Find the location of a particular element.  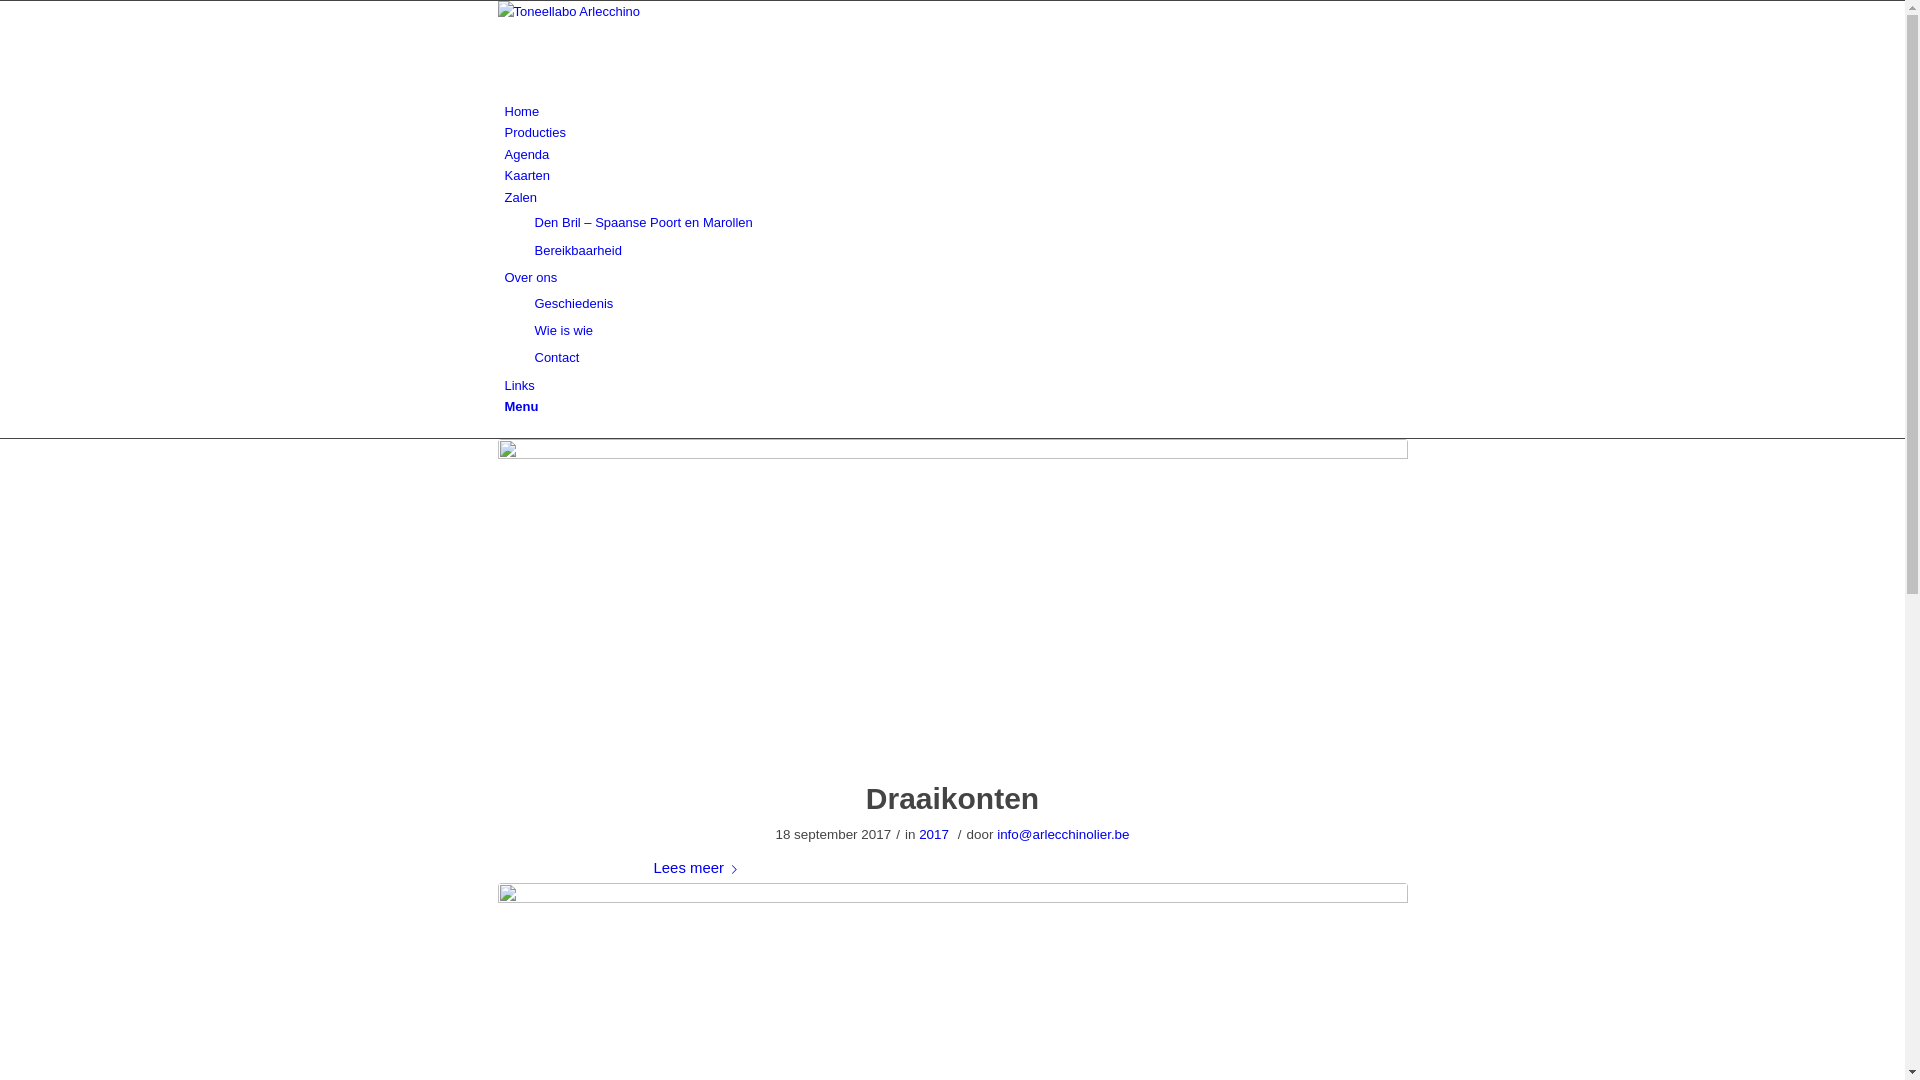

'Menu' is located at coordinates (521, 405).